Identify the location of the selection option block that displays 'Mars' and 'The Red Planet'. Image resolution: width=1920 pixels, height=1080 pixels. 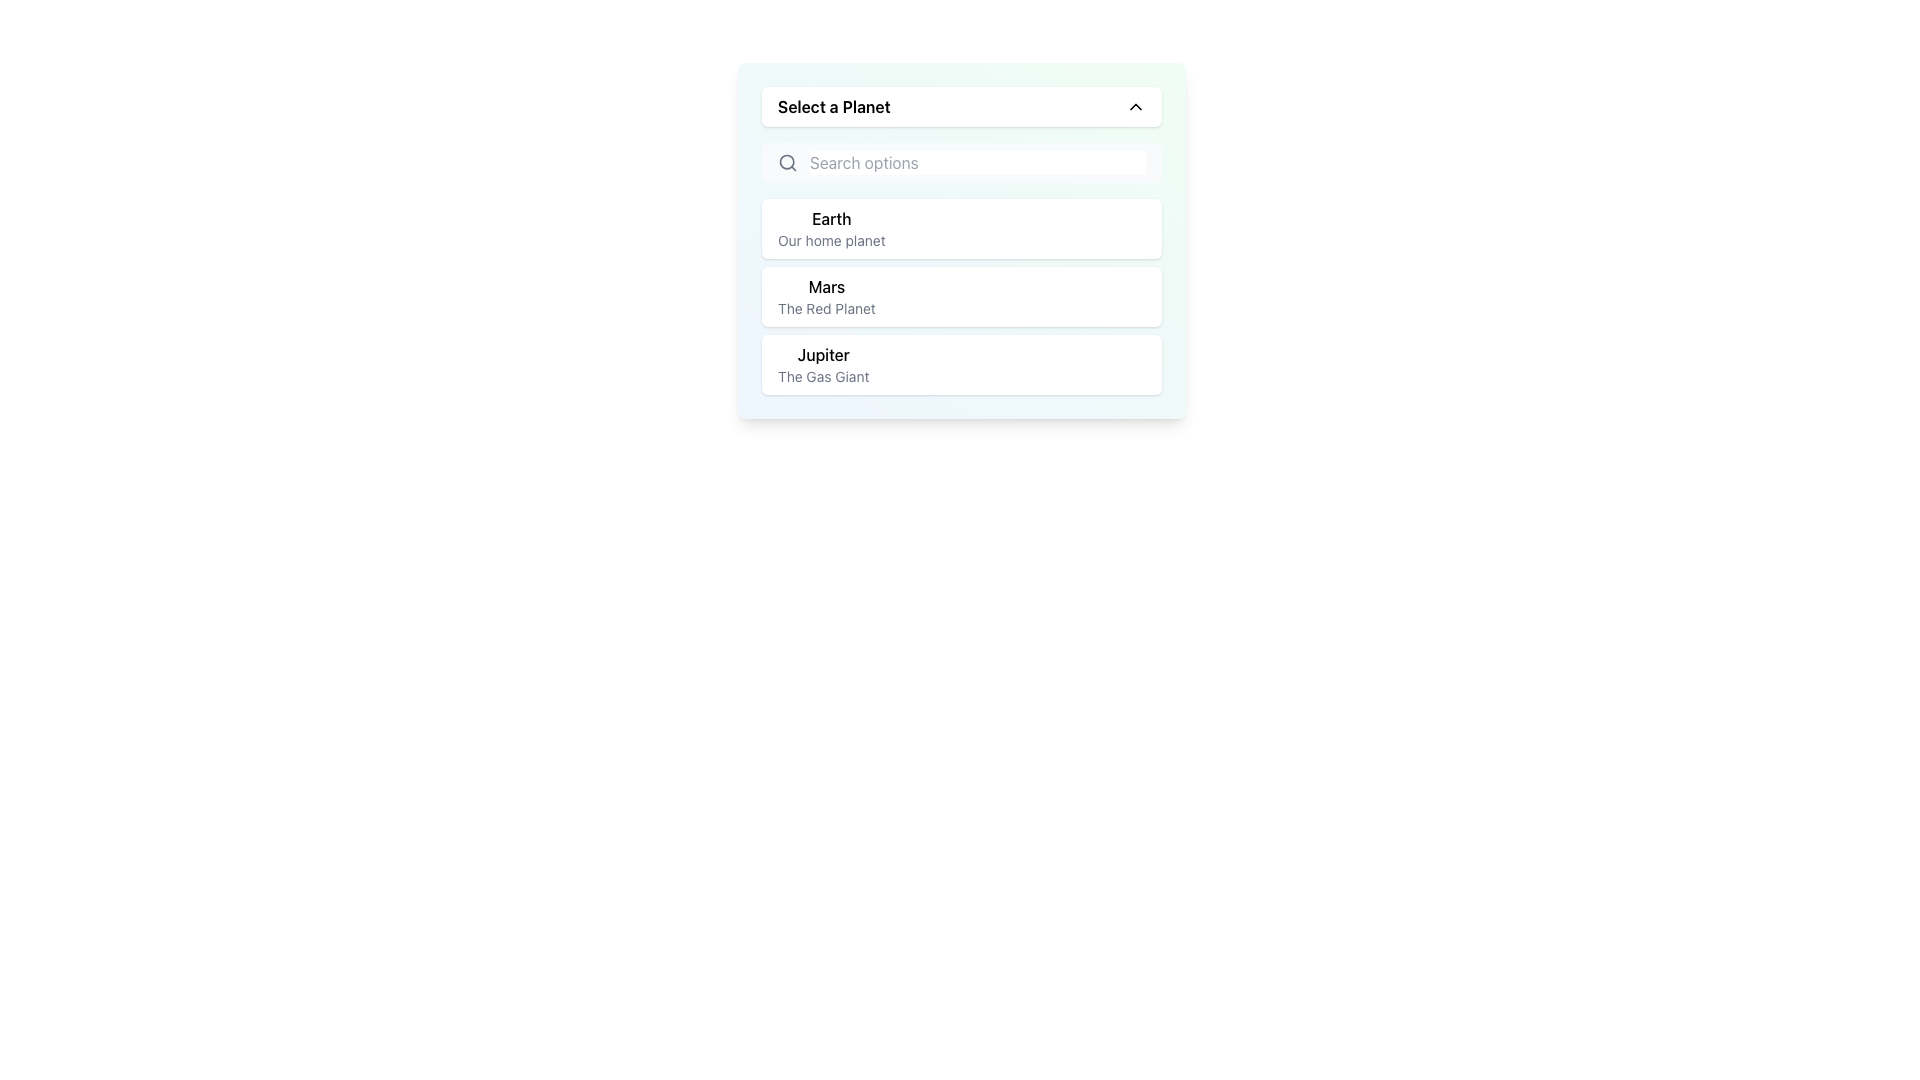
(961, 297).